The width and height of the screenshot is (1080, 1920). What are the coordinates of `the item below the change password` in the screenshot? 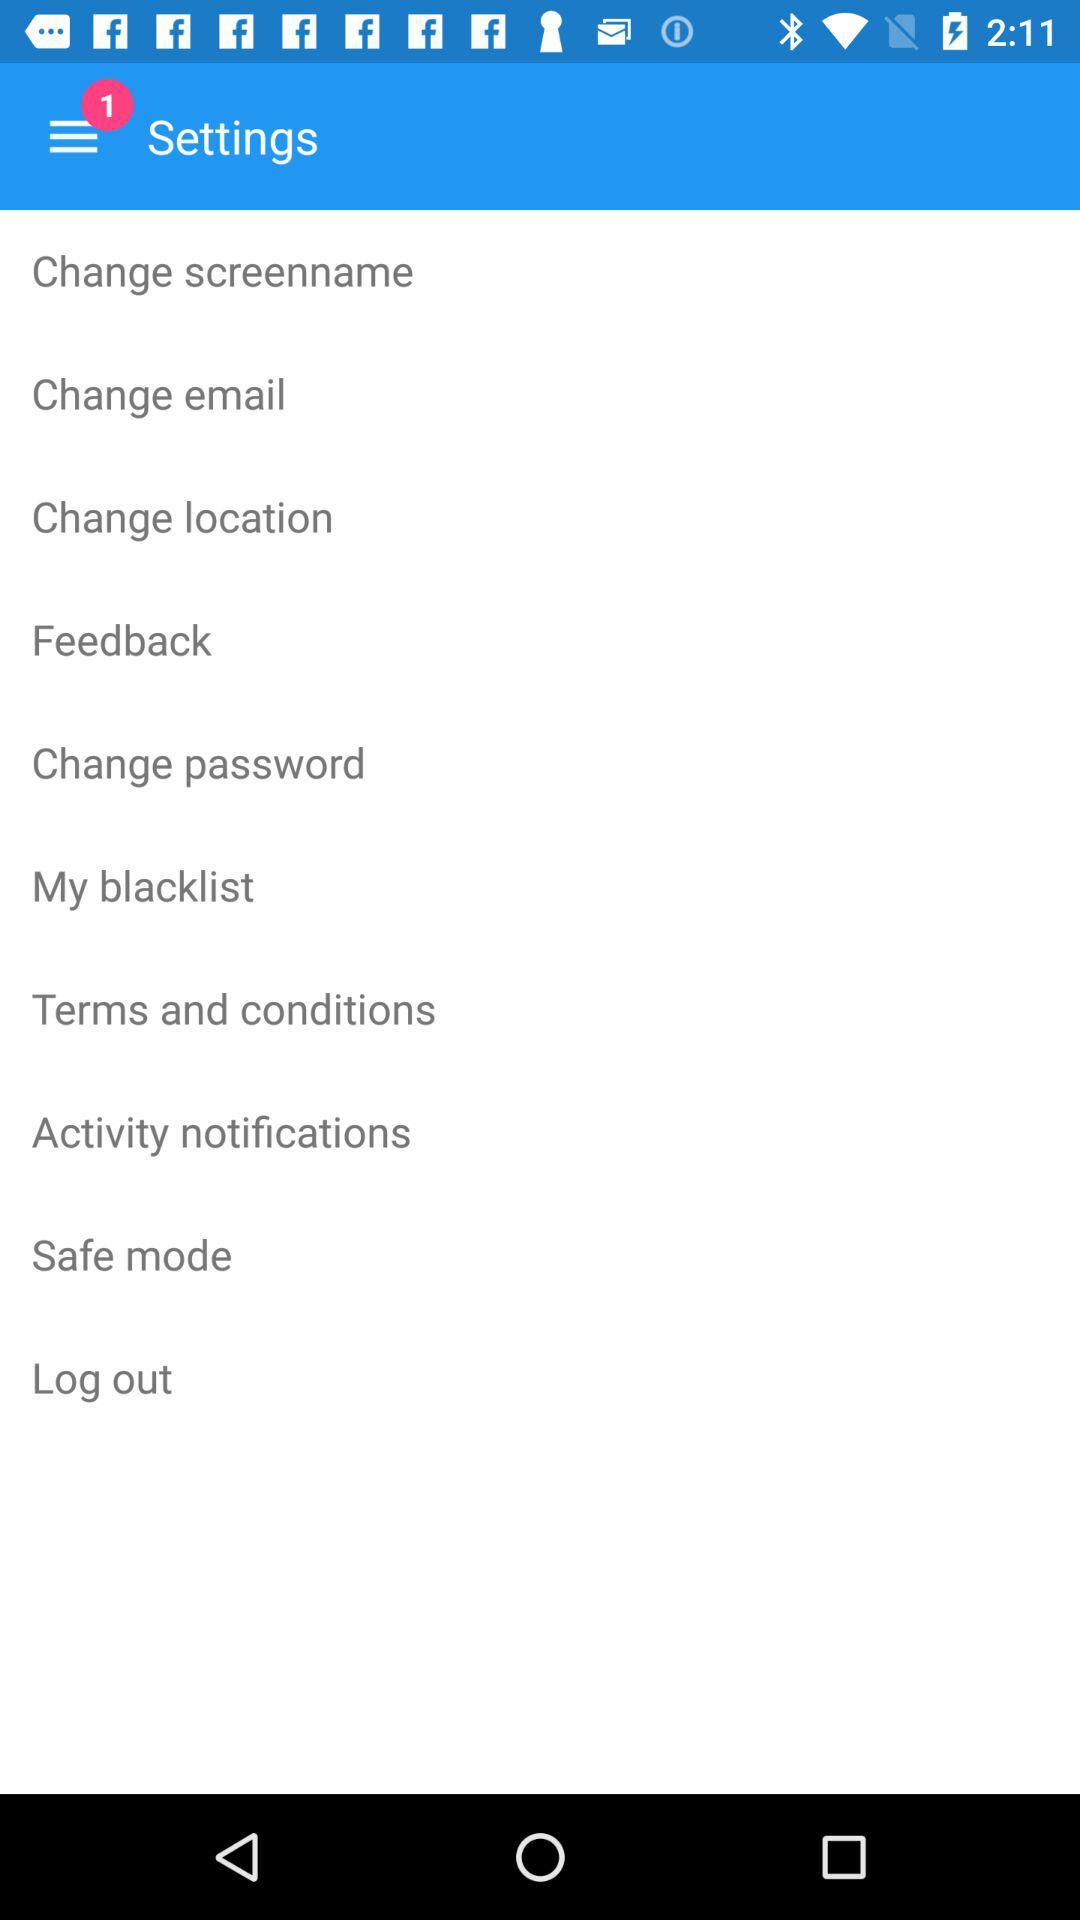 It's located at (540, 883).